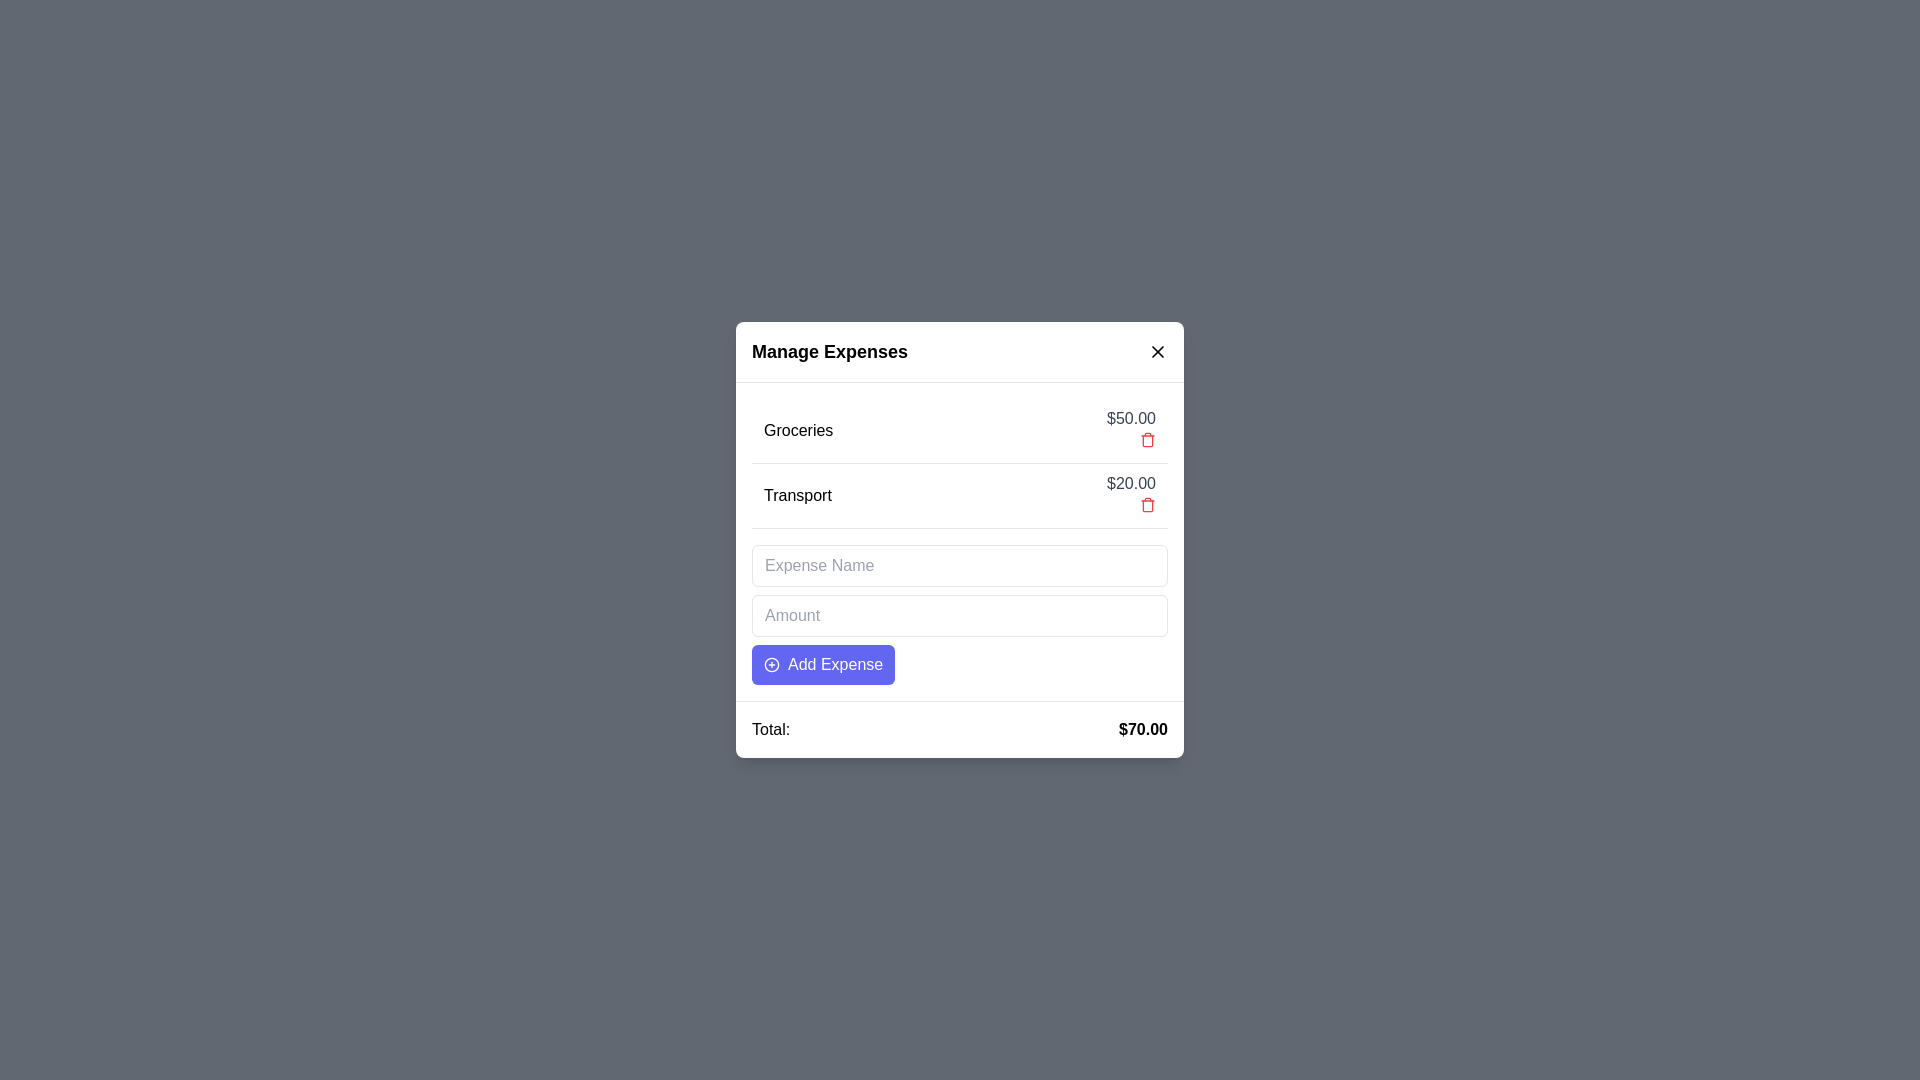 Image resolution: width=1920 pixels, height=1080 pixels. I want to click on the text label displaying 'Manage Expenses', which is a bold section header located at the top-left corner of the modal dialog box, so click(830, 350).